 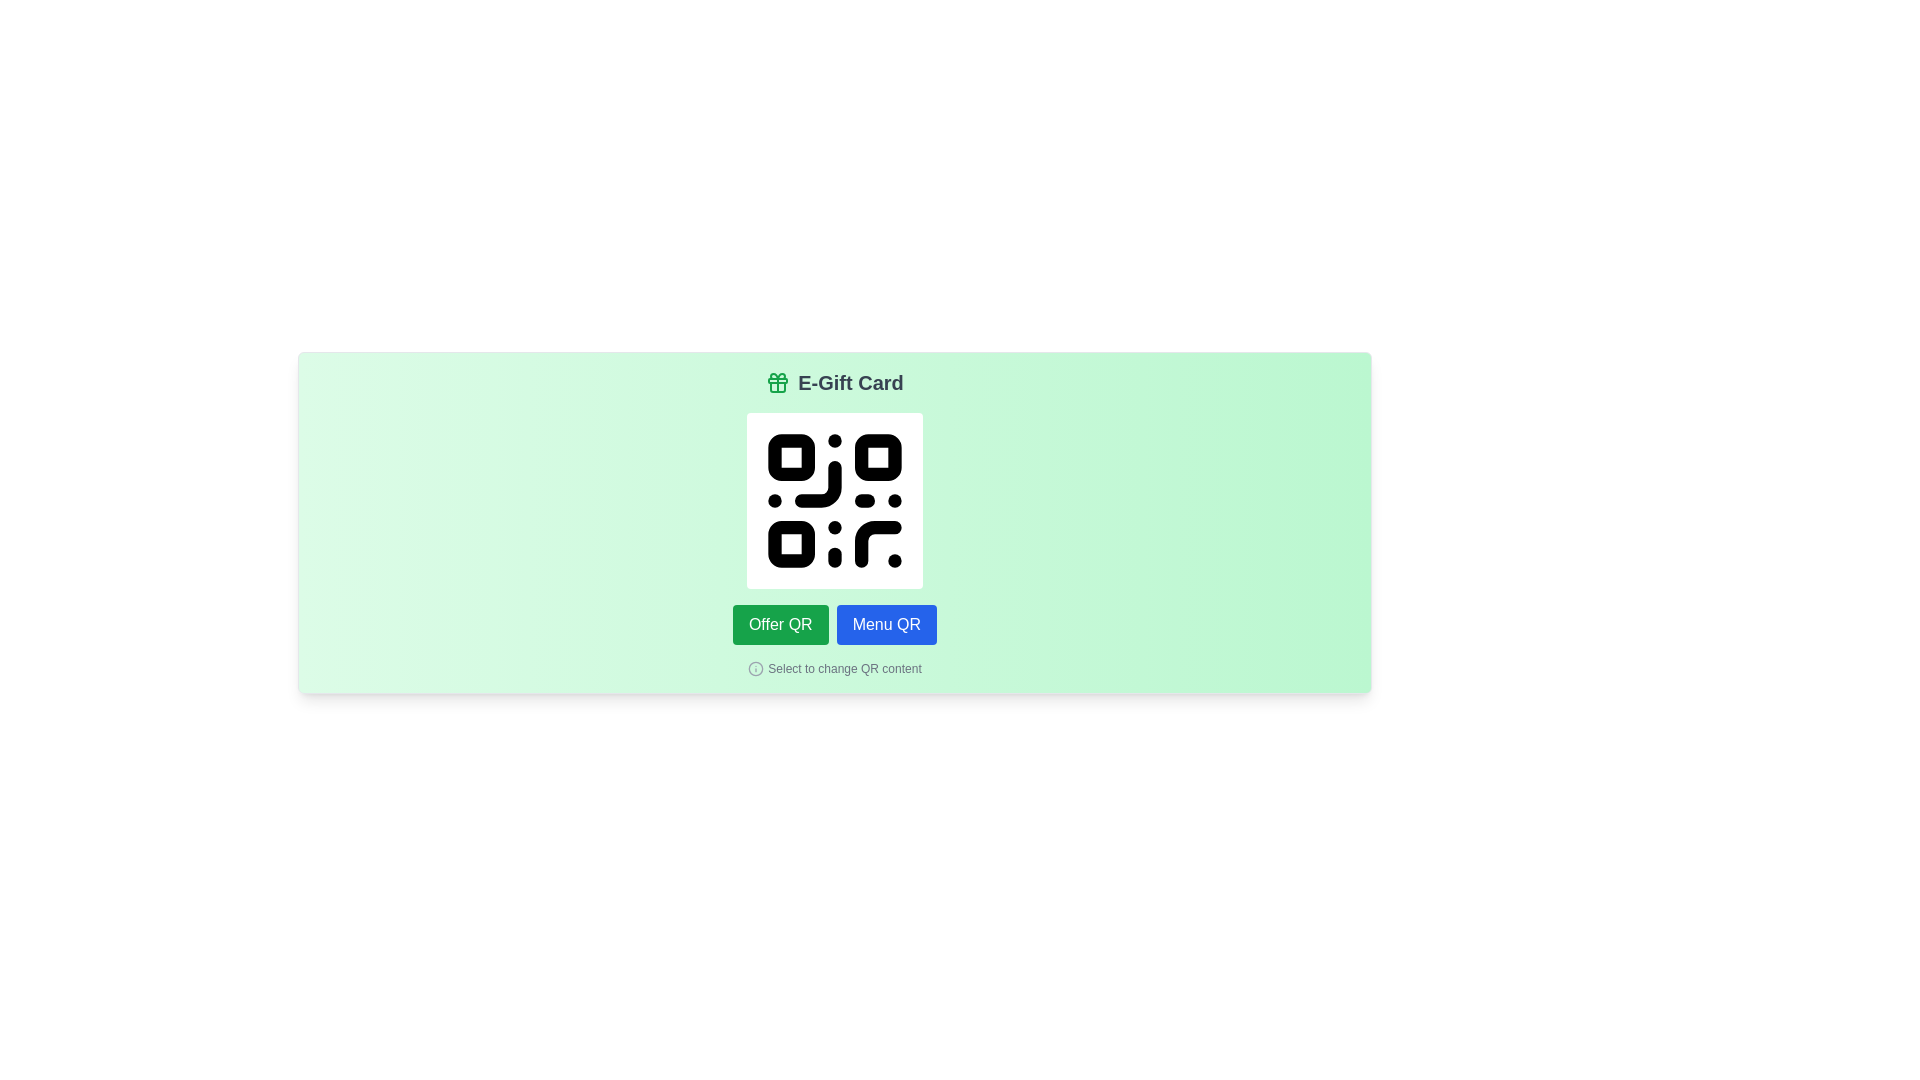 I want to click on the curved line segment forming part of the QR code pattern, which is positioned slightly left of center and towards the top of the QR code, so click(x=818, y=484).